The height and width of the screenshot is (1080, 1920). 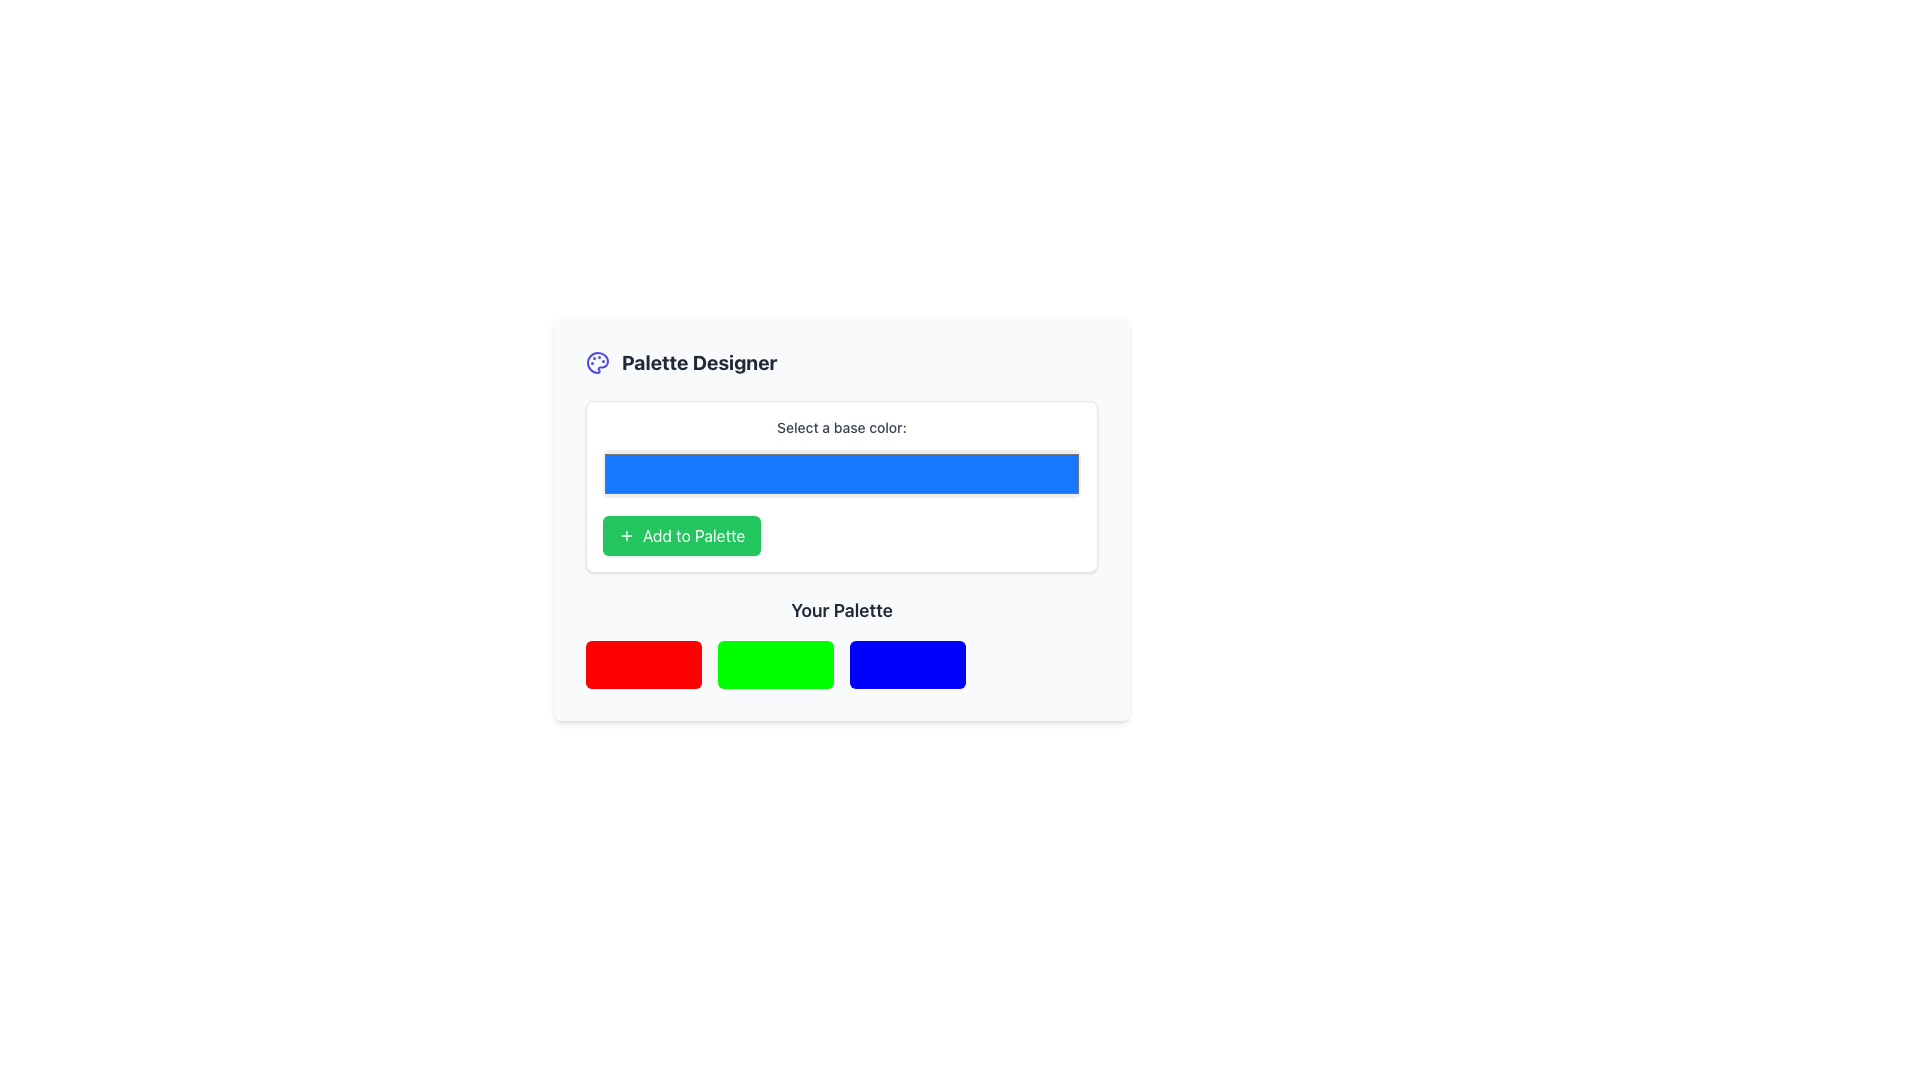 I want to click on the iconographic SVG graphic representing color palettes or design, located in the header section adjacent to the 'Palette Designer' text, so click(x=597, y=362).